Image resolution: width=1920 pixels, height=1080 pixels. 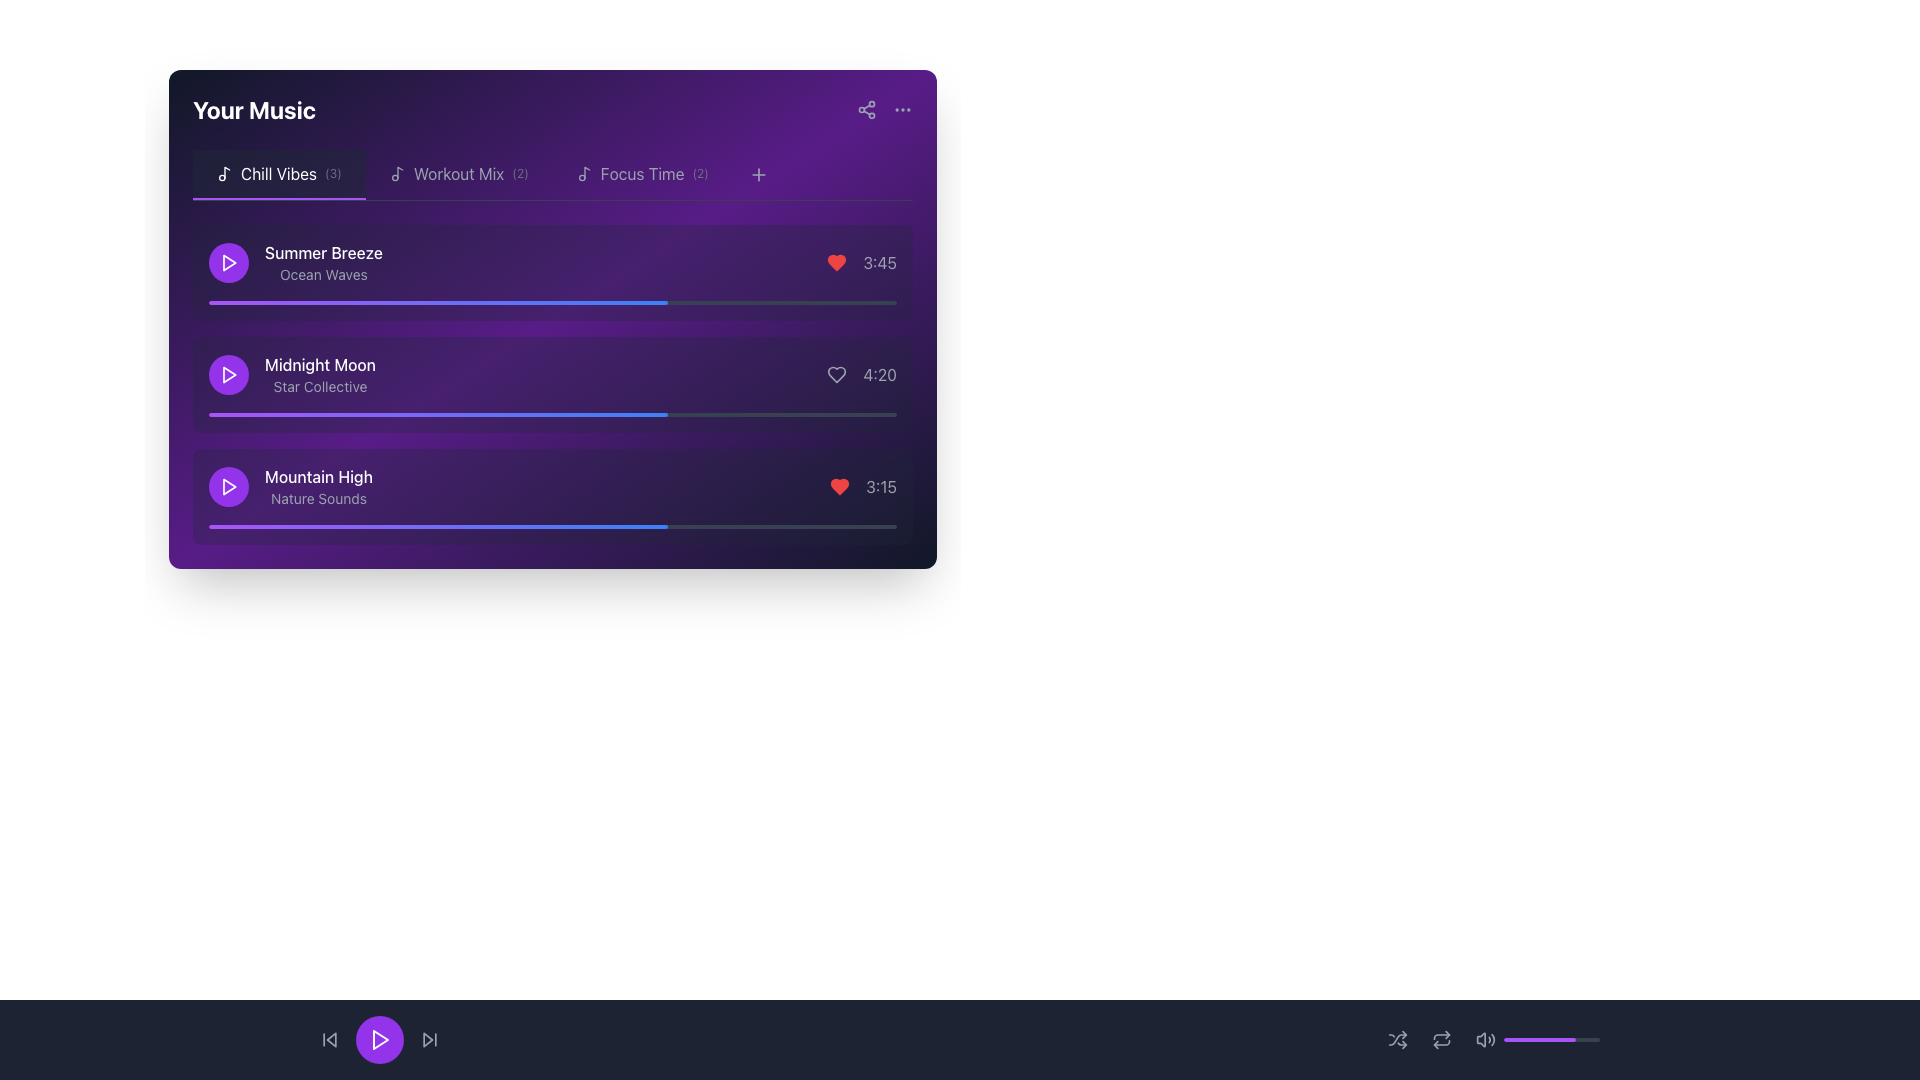 What do you see at coordinates (458, 172) in the screenshot?
I see `the 'Workout Mix' button in the navigation bar` at bounding box center [458, 172].